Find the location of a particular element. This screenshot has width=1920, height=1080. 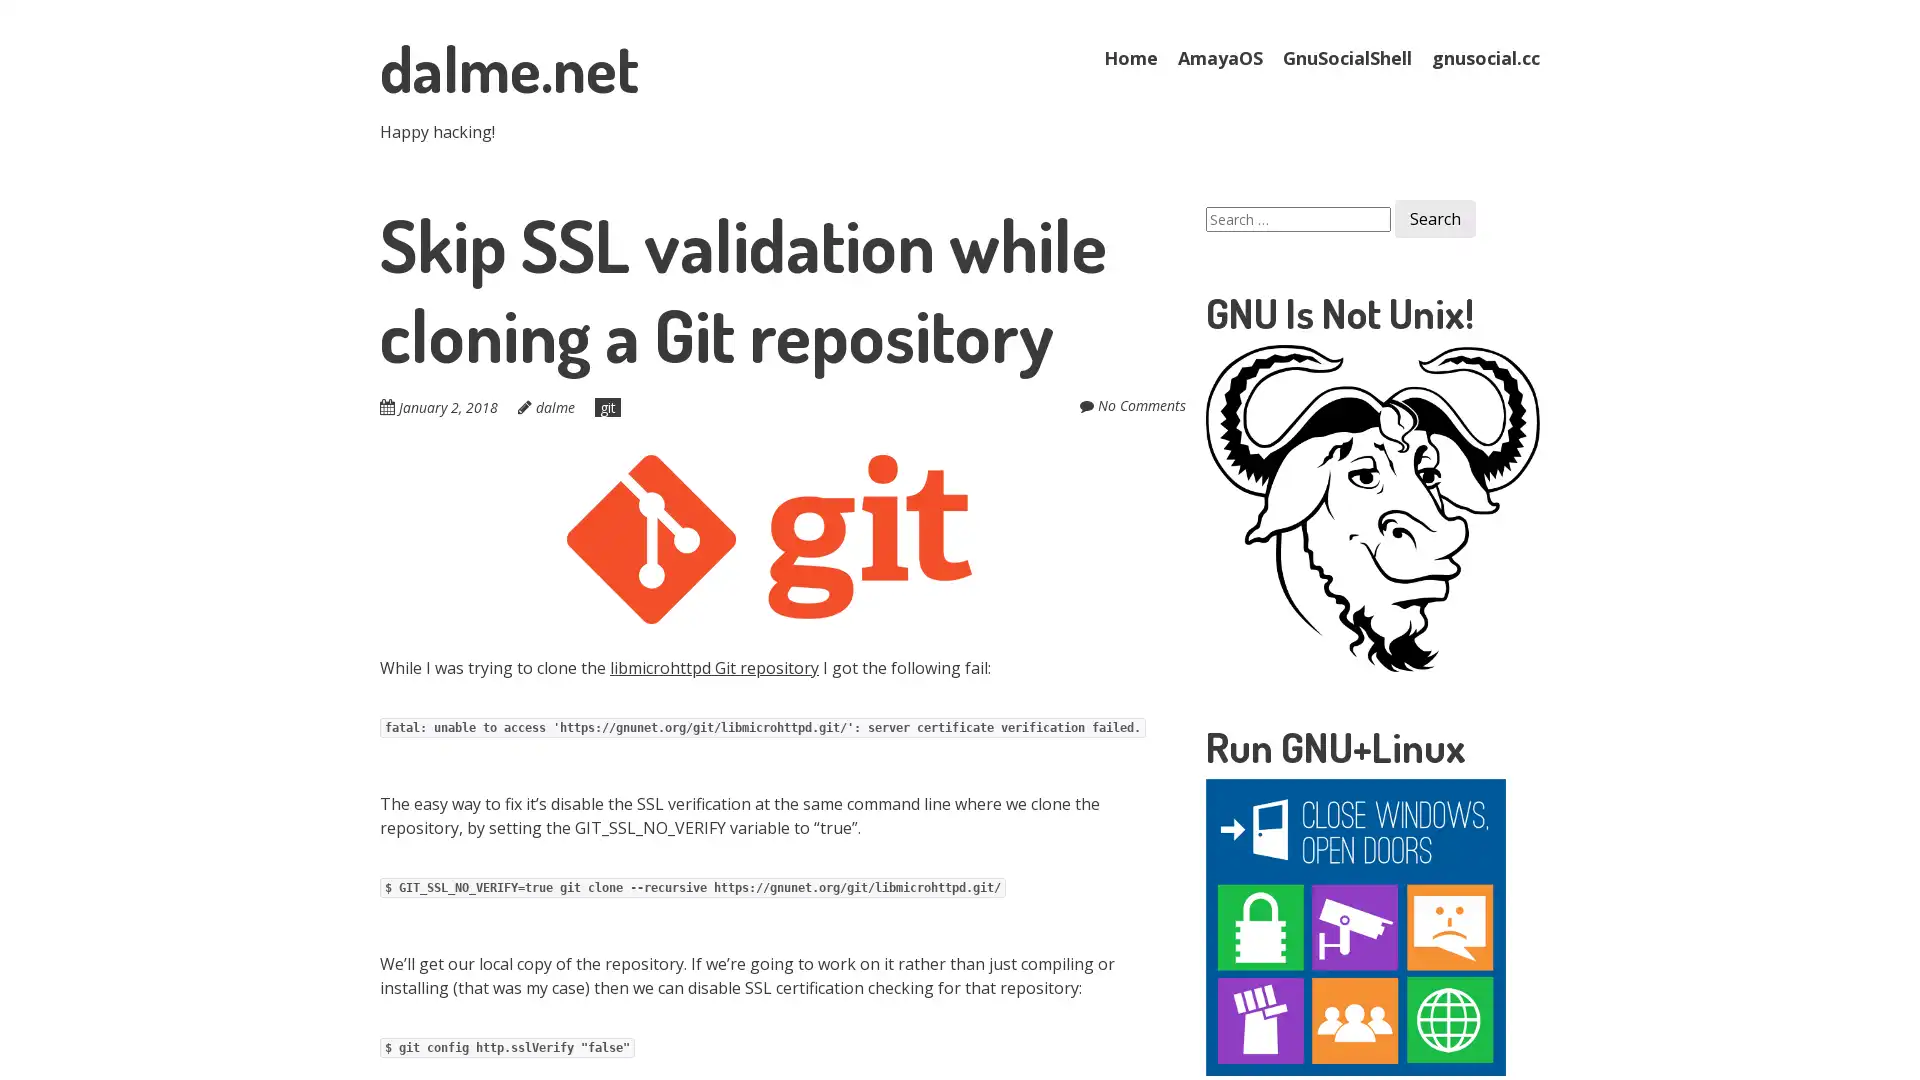

Search is located at coordinates (1434, 219).